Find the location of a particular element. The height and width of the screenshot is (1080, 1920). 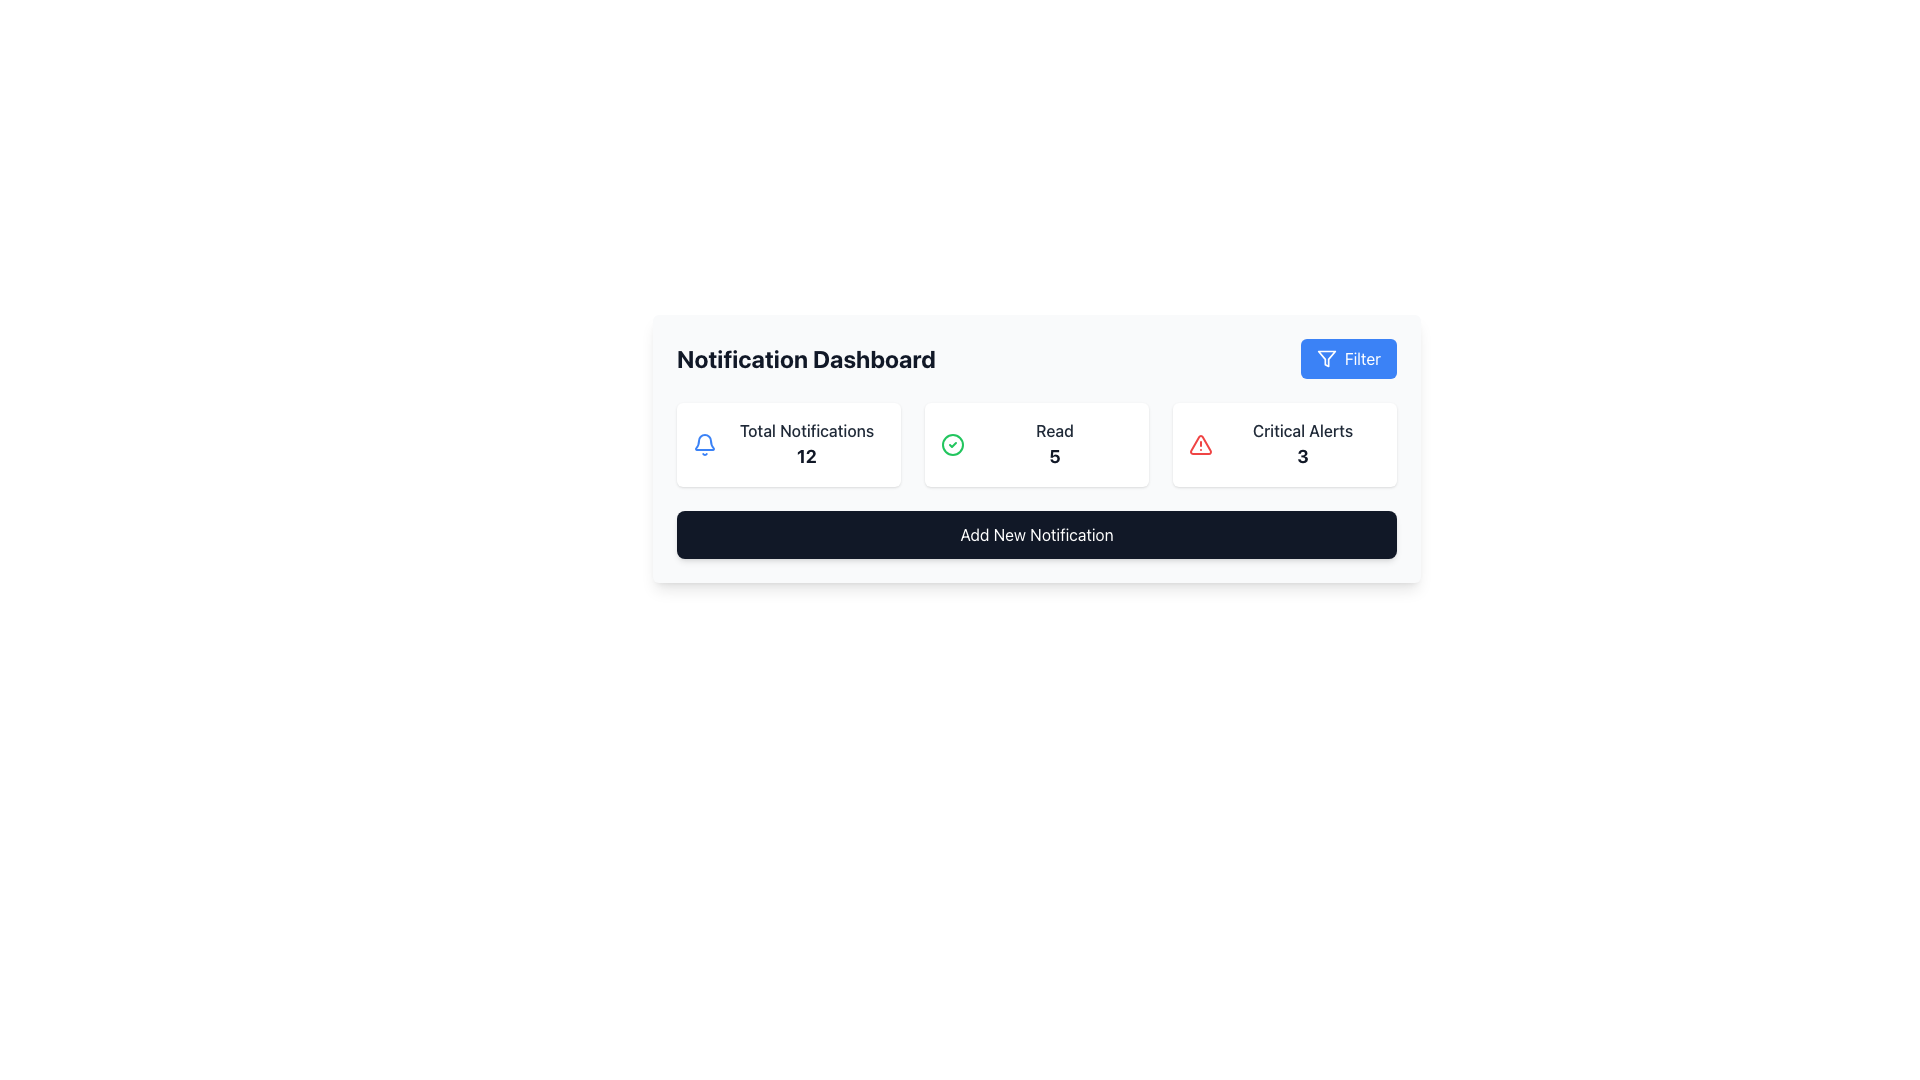

the Text Display that shows the number of critical alerts, located in the third card from the left with a red alert icon to the left of the text is located at coordinates (1302, 443).